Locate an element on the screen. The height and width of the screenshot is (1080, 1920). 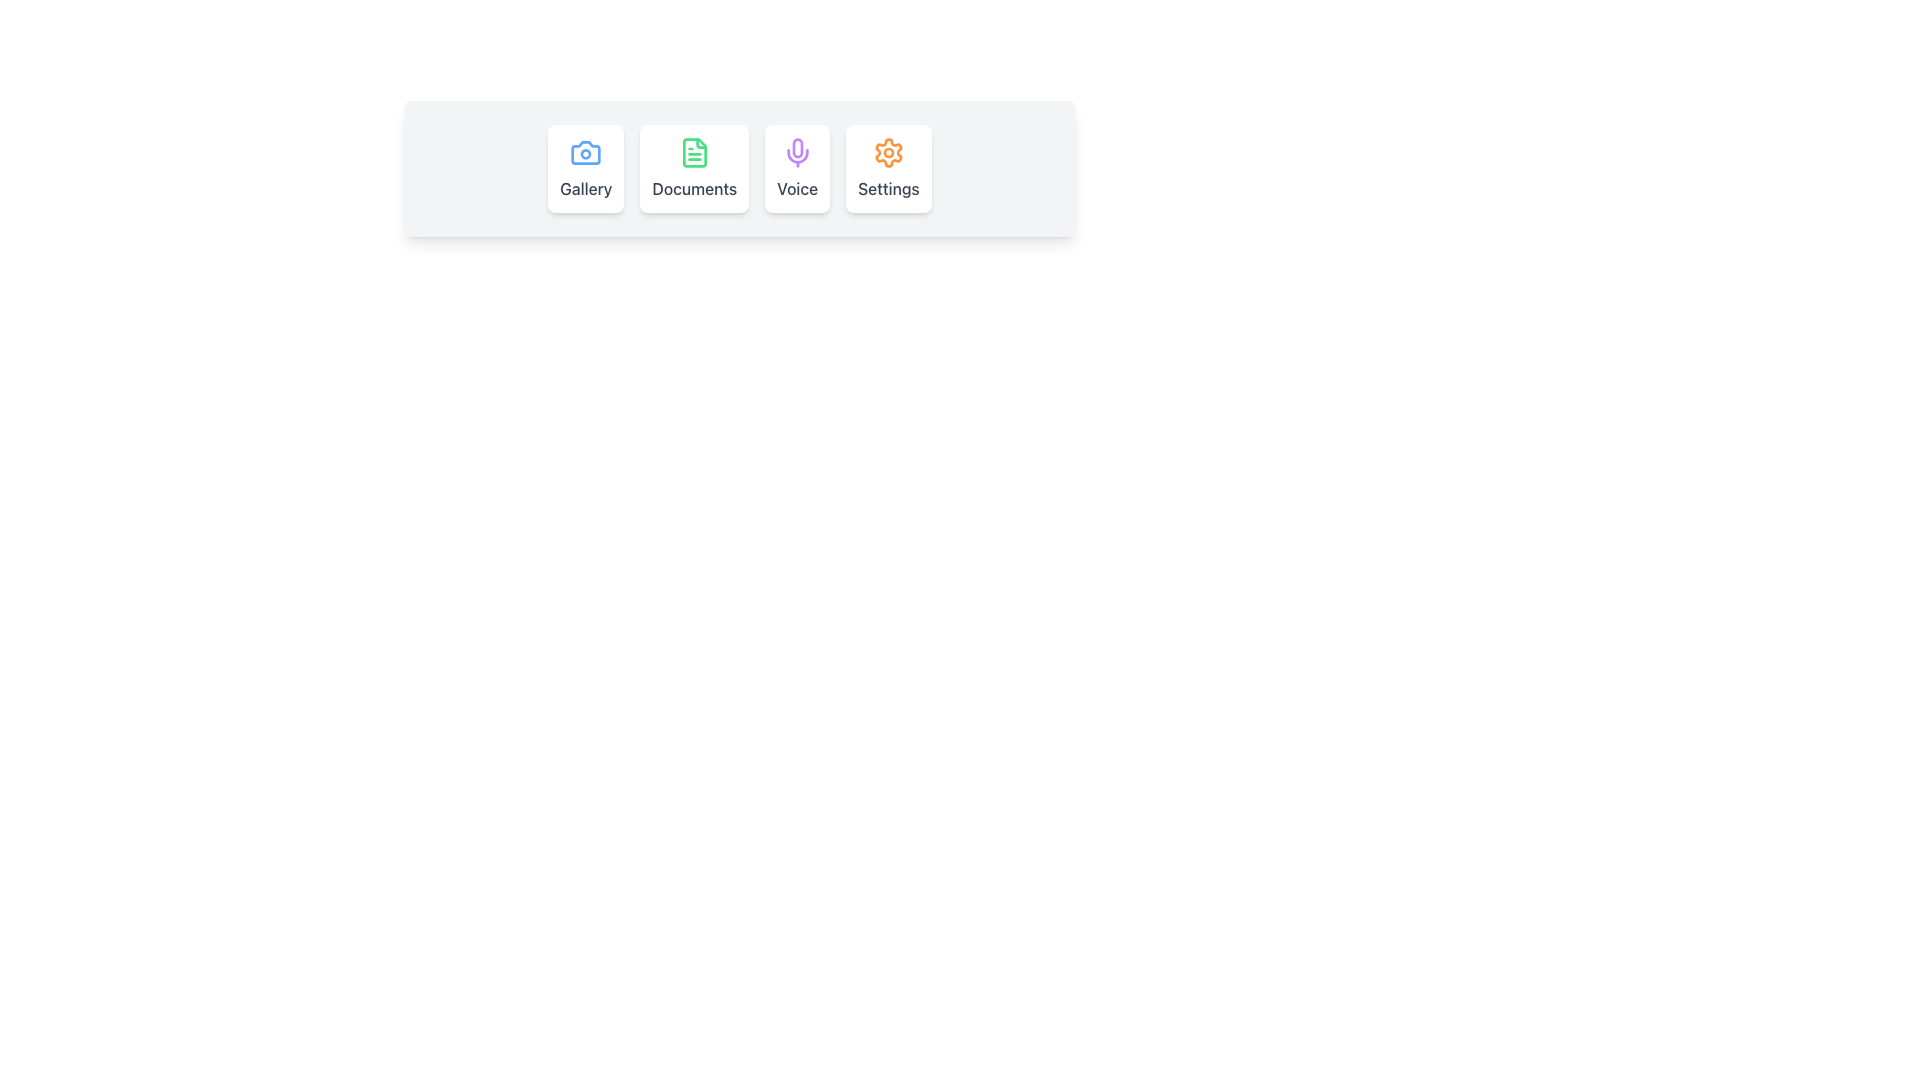
the 'Voice' text label located under the microphone icon, which is the third item in a horizontal row of elements, positioned between 'Documents' and 'Settings' is located at coordinates (796, 189).